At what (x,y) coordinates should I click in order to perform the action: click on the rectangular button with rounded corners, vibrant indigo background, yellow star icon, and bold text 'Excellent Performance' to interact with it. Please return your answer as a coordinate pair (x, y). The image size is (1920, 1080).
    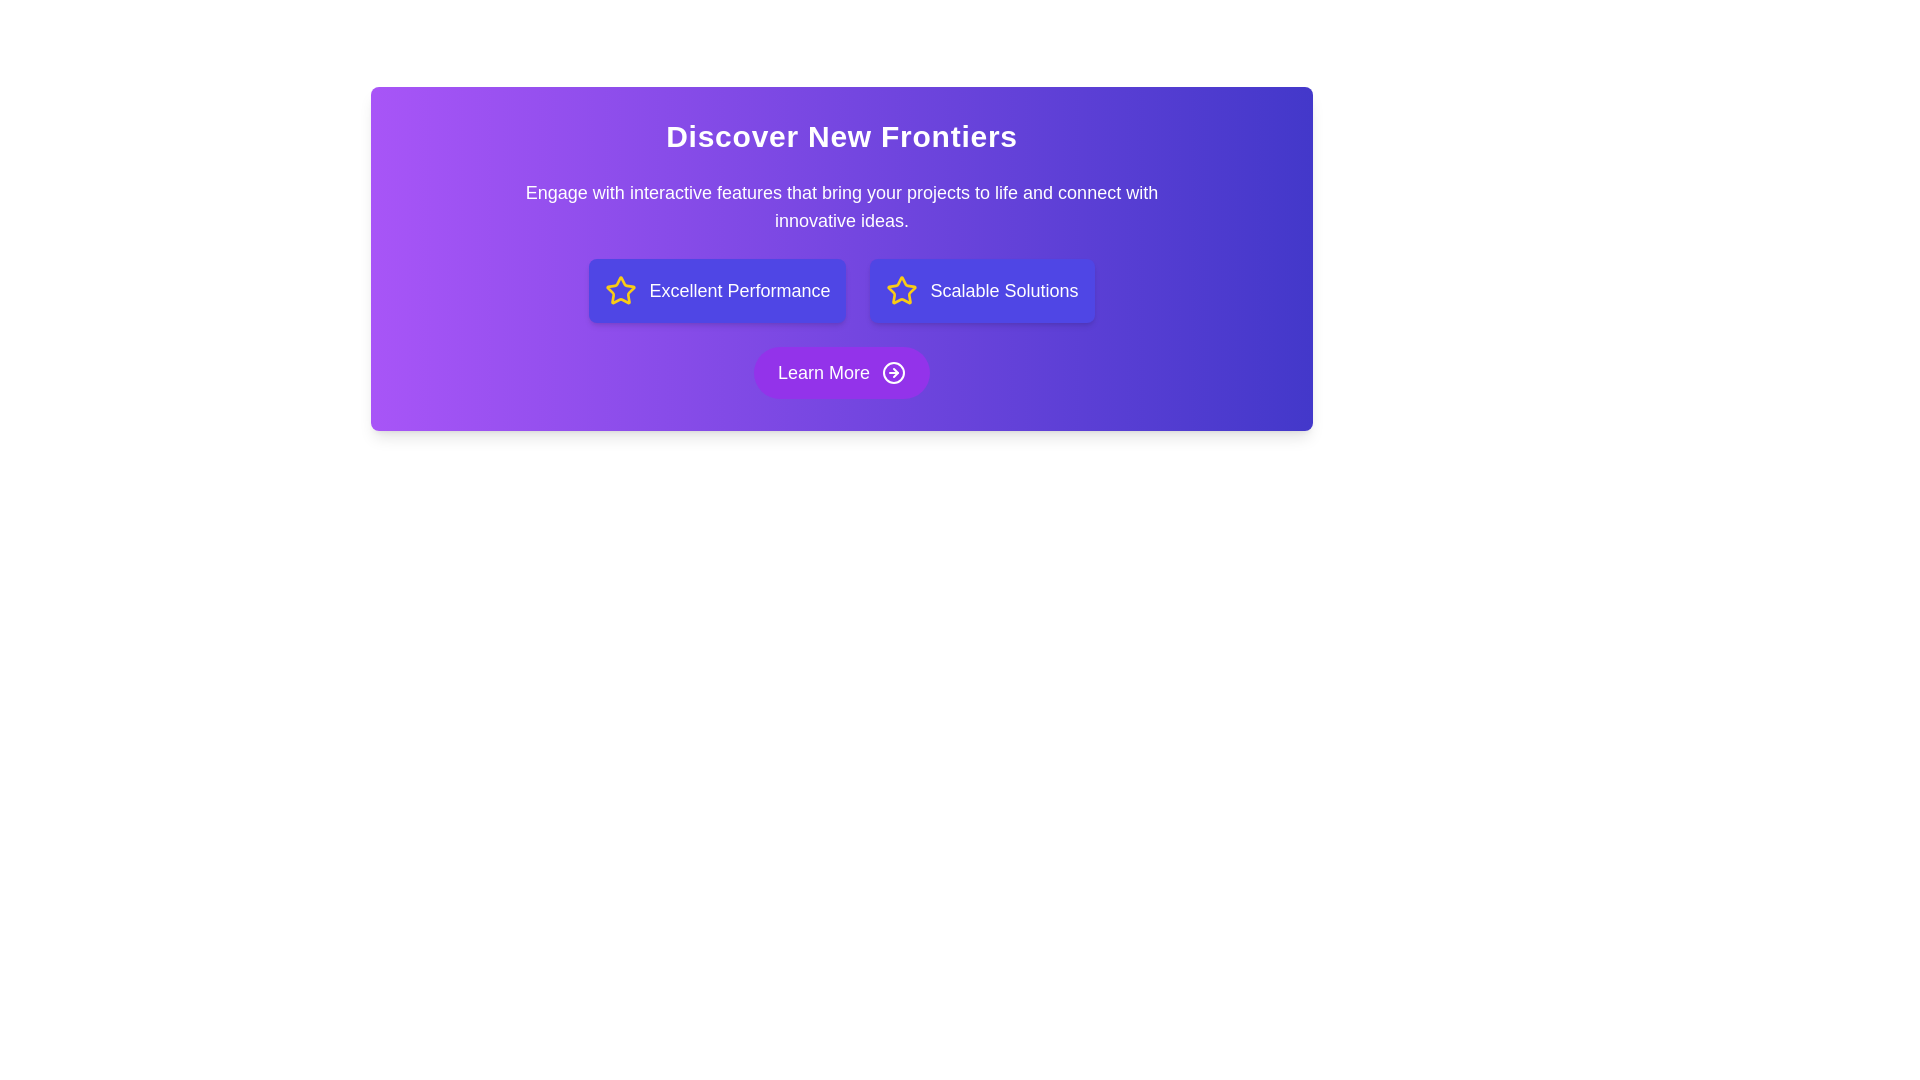
    Looking at the image, I should click on (717, 290).